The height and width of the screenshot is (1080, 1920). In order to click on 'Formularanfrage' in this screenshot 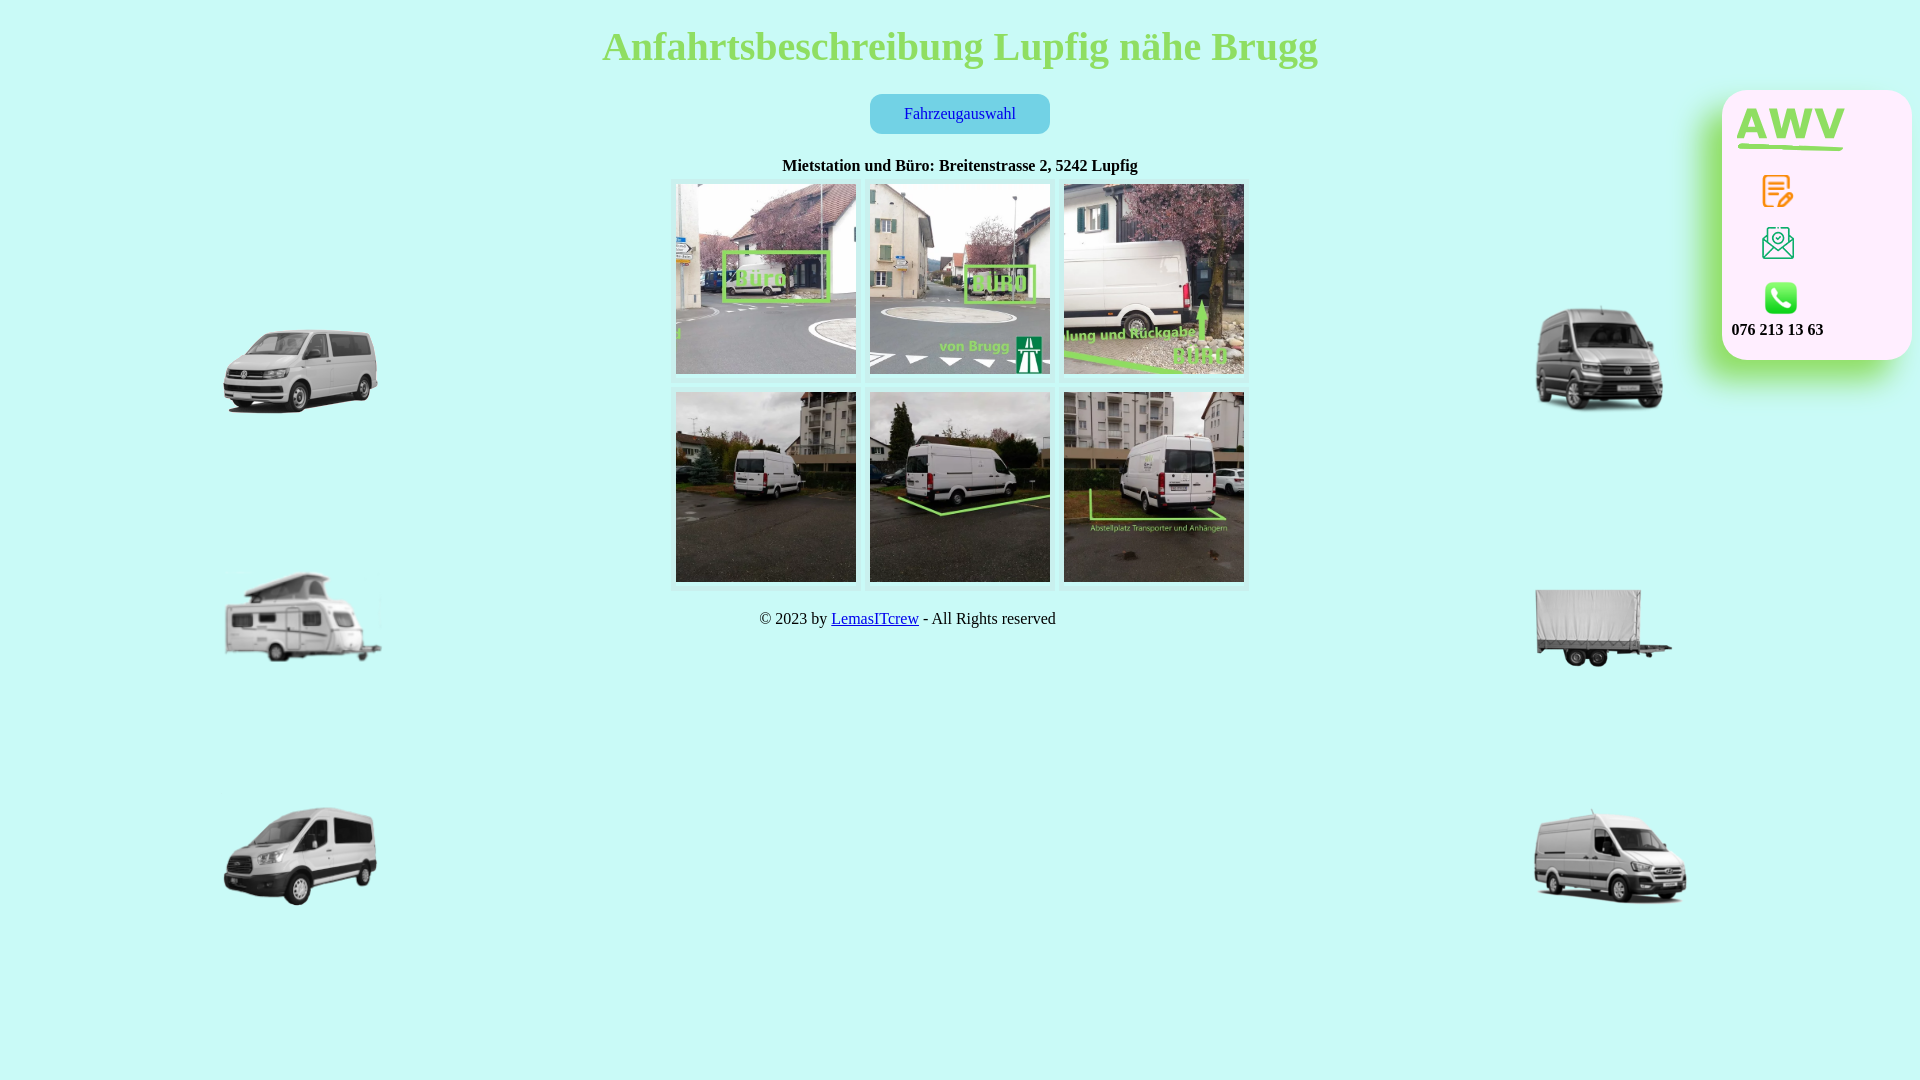, I will do `click(1777, 191)`.